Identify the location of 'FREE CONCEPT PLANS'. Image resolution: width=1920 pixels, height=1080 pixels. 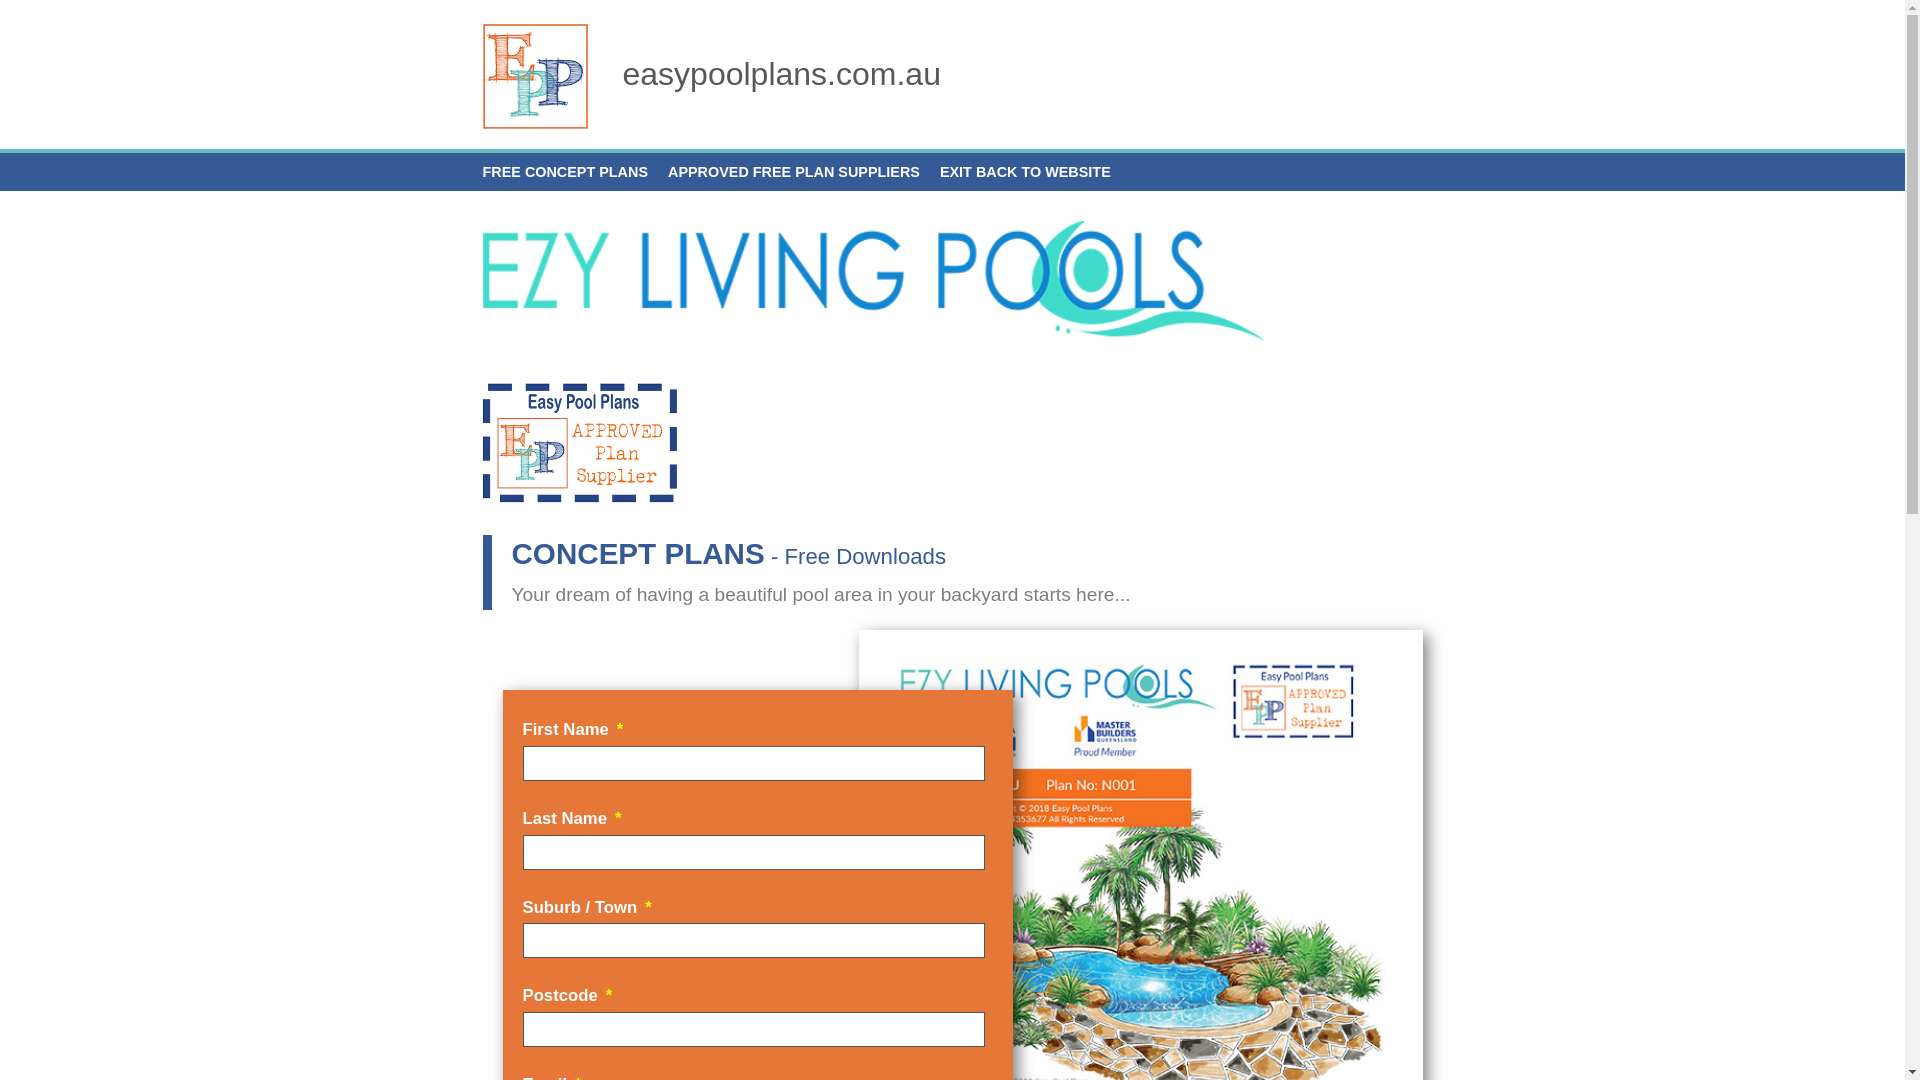
(564, 171).